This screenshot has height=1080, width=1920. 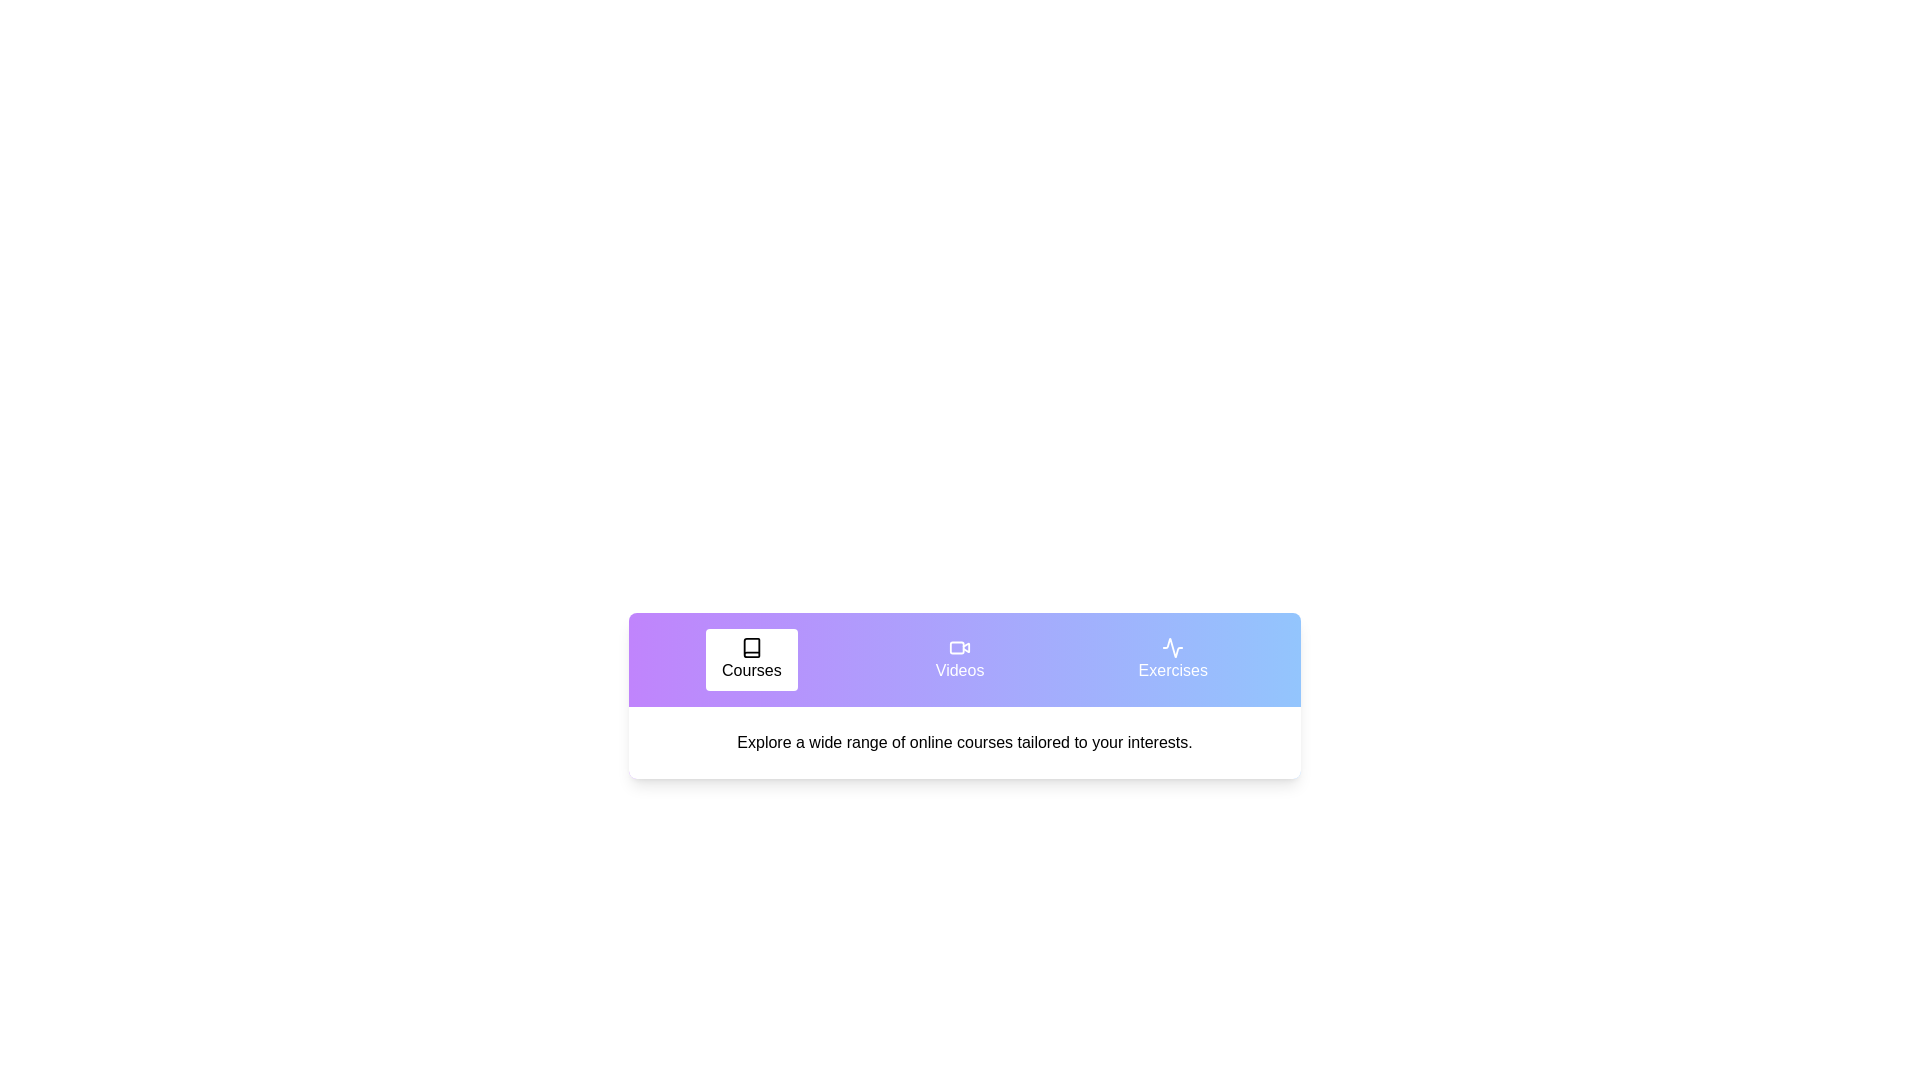 What do you see at coordinates (750, 659) in the screenshot?
I see `the tab labeled Courses to observe hover effects` at bounding box center [750, 659].